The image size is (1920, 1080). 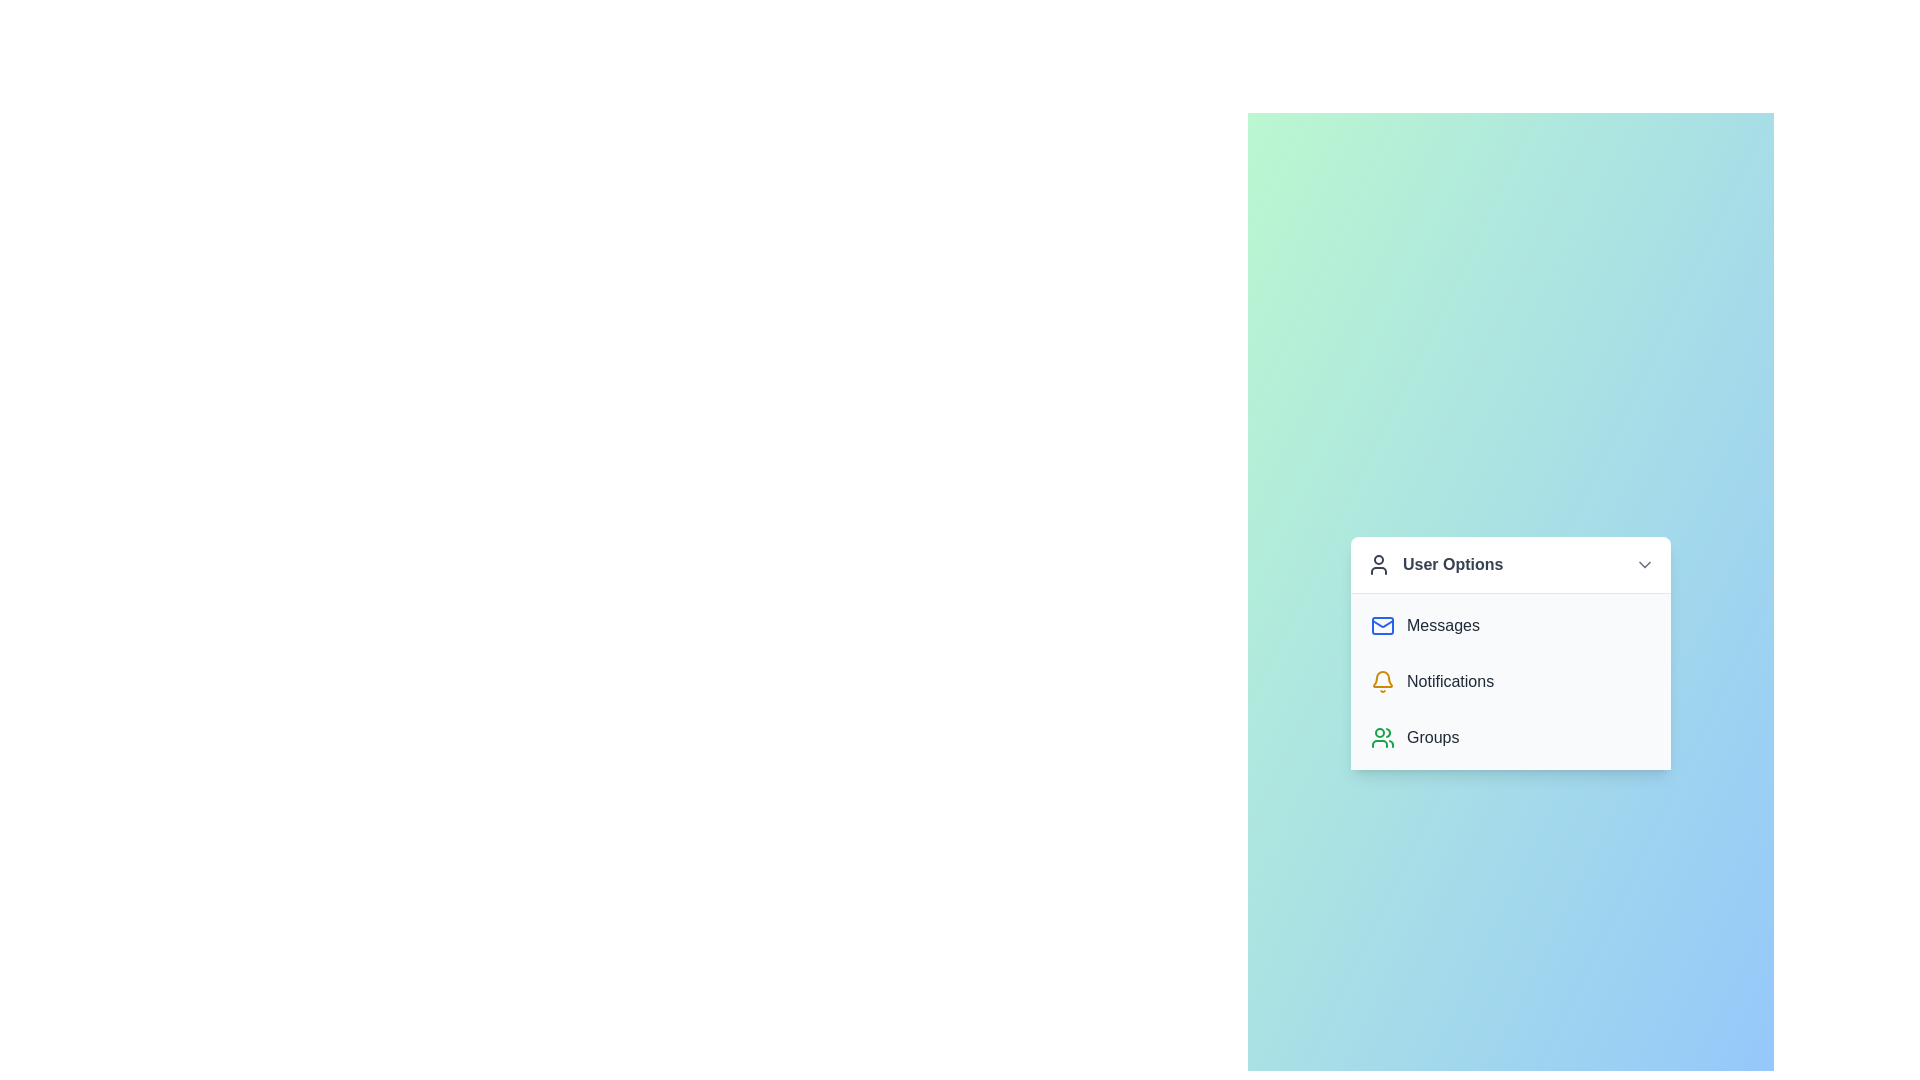 What do you see at coordinates (1645, 564) in the screenshot?
I see `the button located to the far-right side of the header labeled 'User Options'` at bounding box center [1645, 564].